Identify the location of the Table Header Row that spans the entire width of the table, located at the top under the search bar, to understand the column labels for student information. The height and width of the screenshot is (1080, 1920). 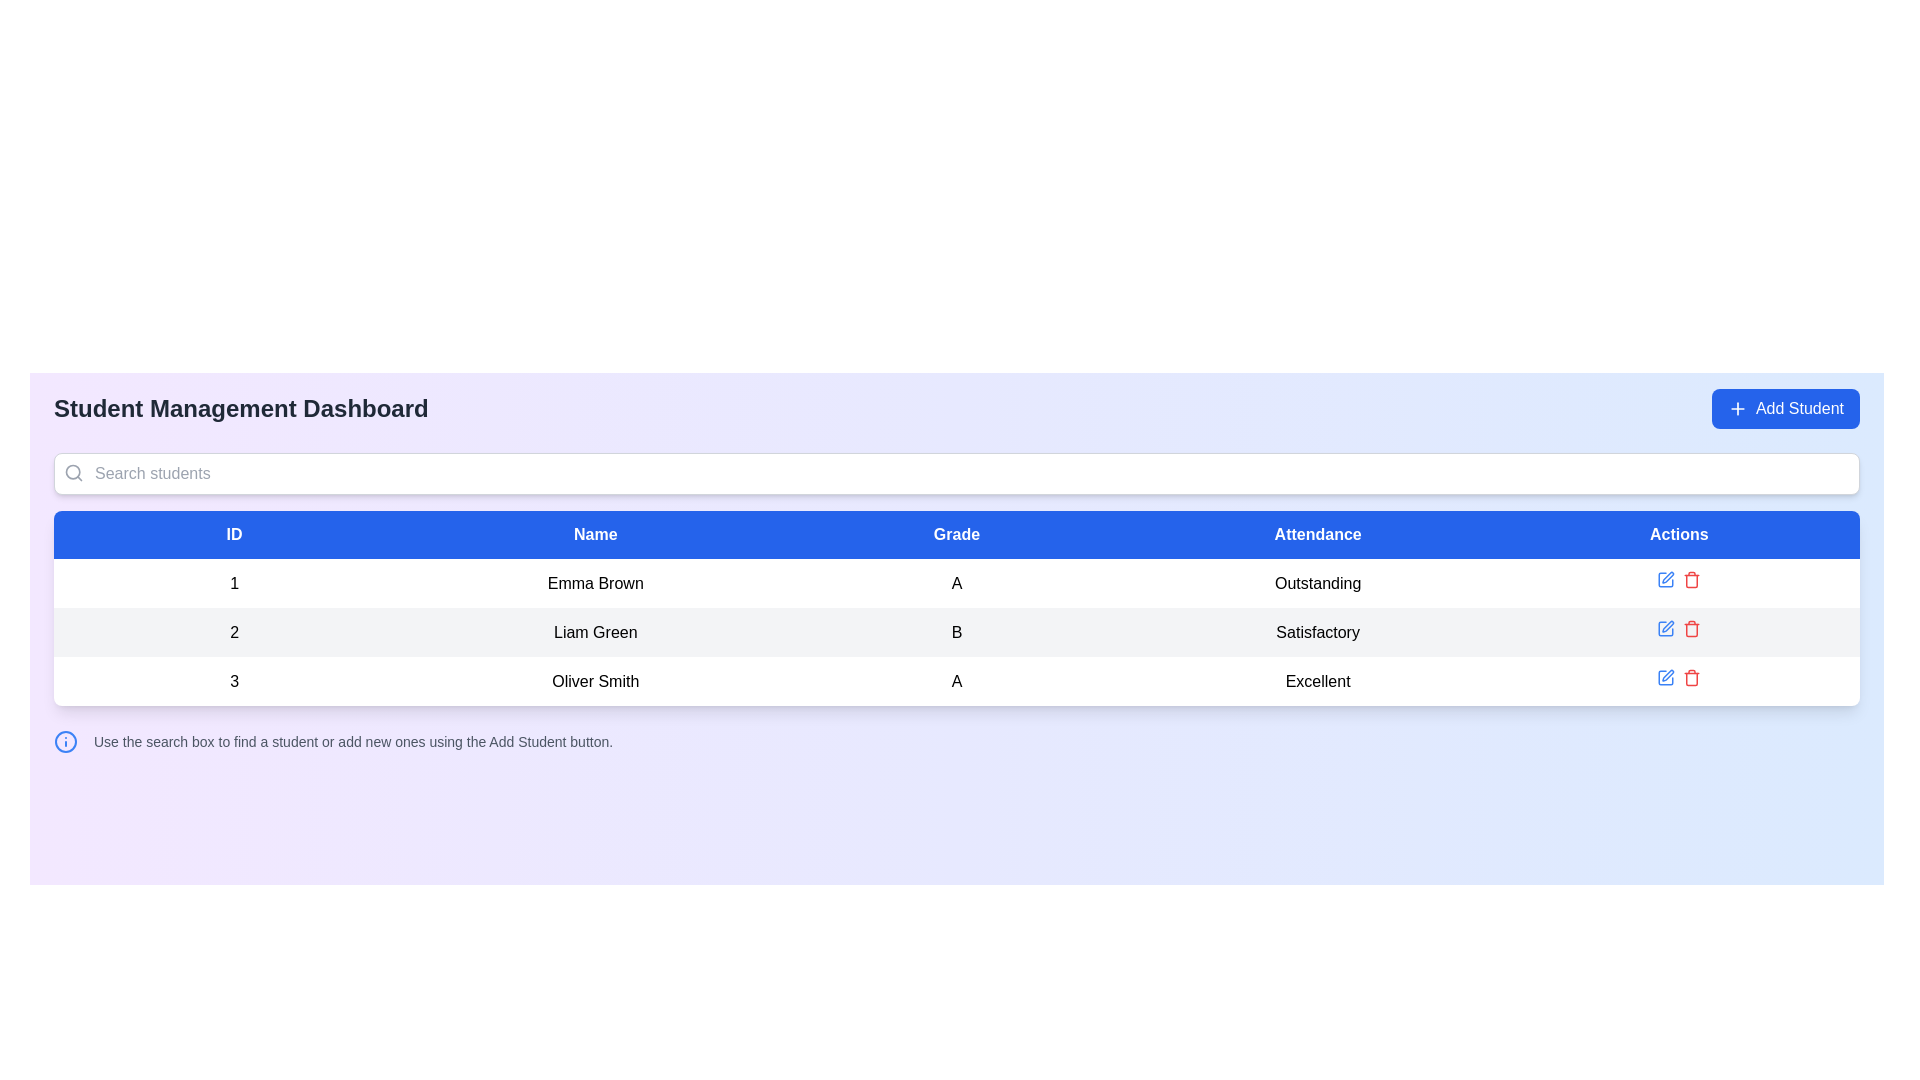
(955, 534).